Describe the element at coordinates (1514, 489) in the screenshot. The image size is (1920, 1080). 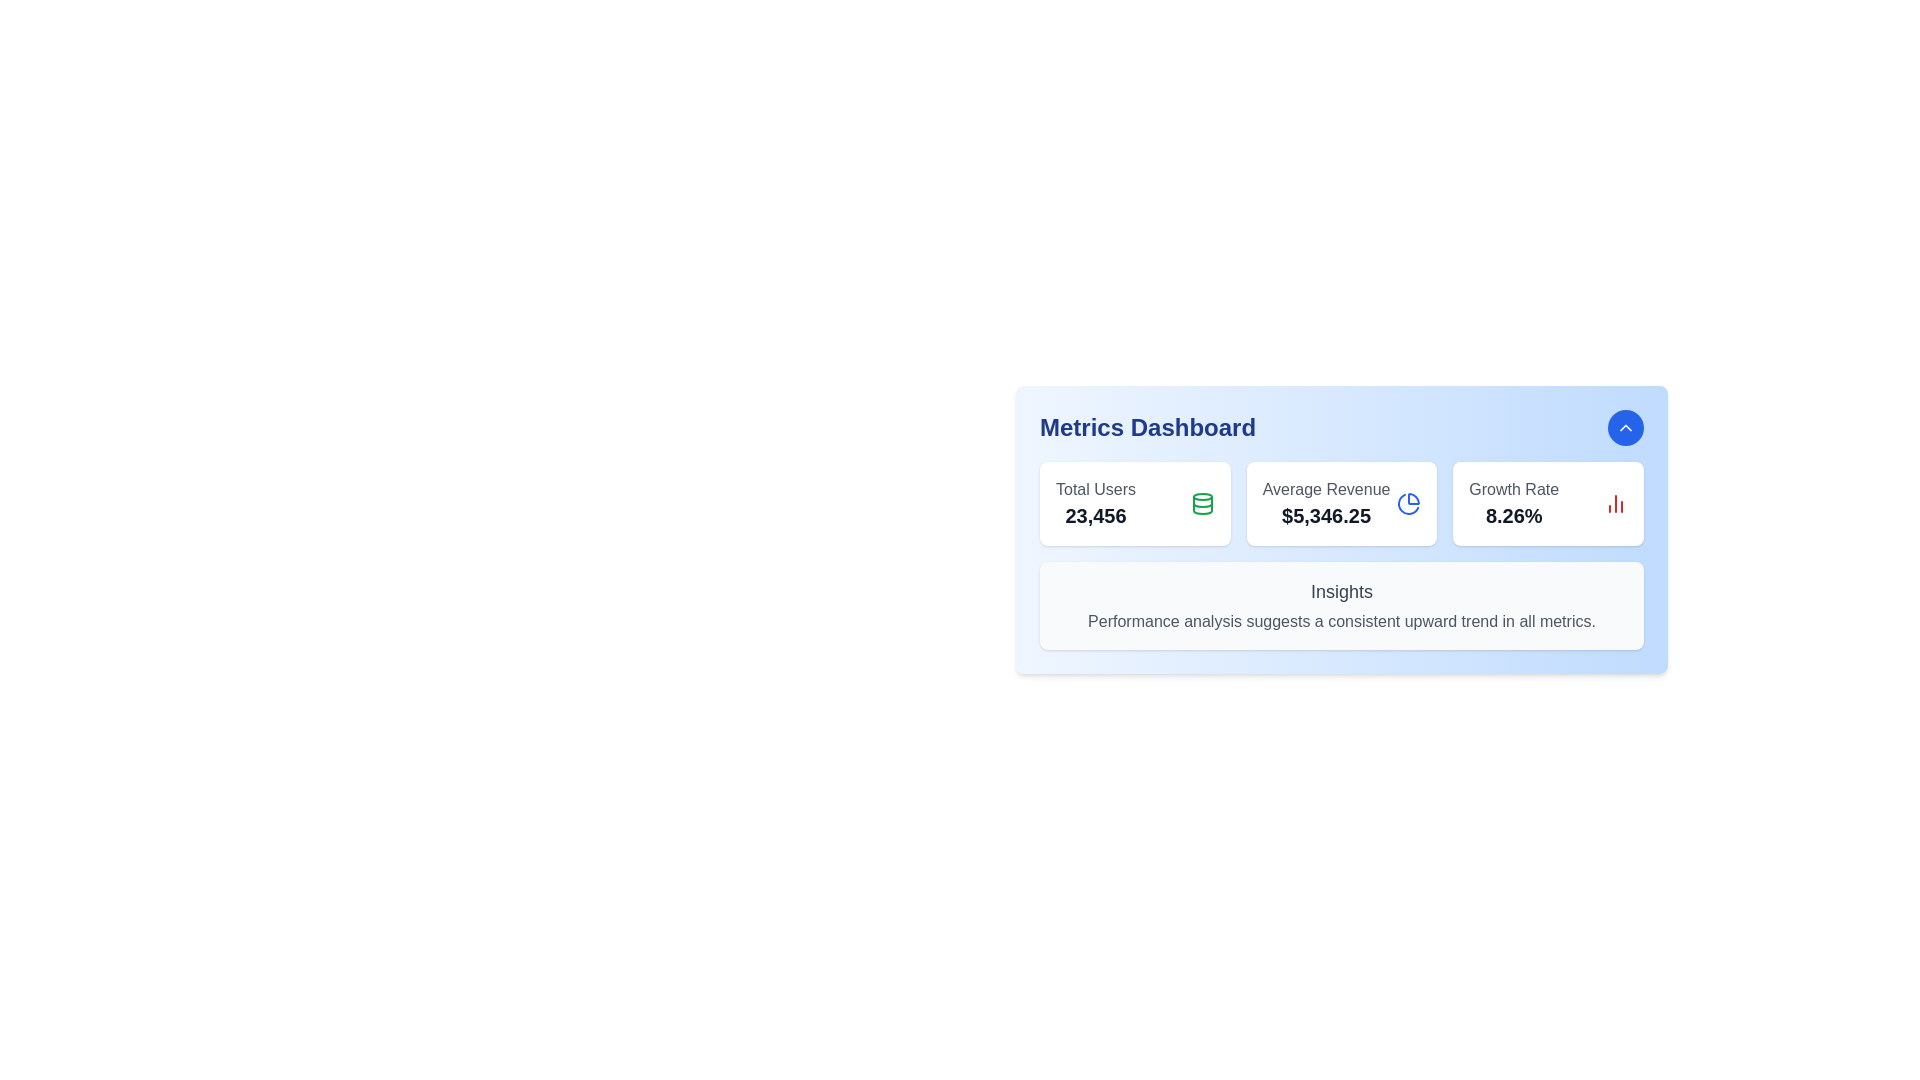
I see `the 'Growth Rate' text label displayed in a subdued gray color, which is positioned above the '8.26%' percentage value in the rightmost card of the Metrics Dashboard` at that location.